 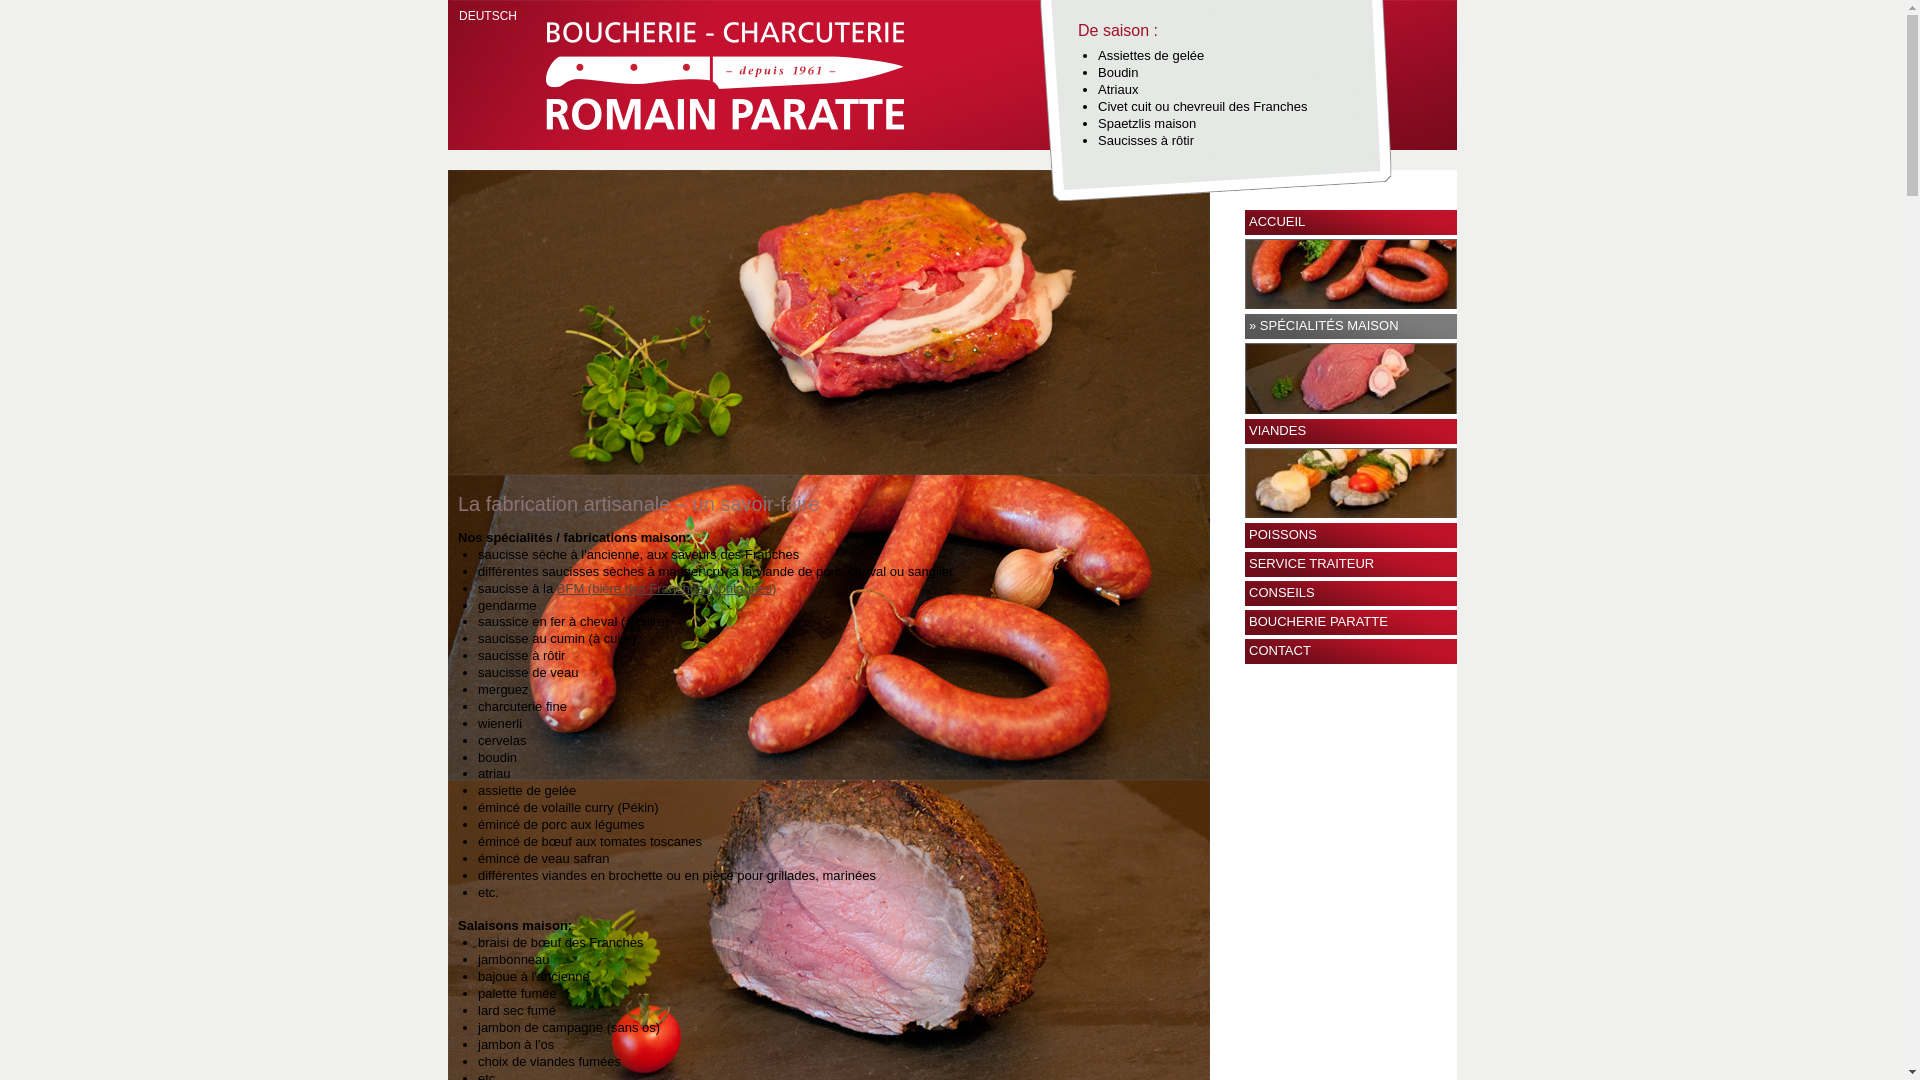 I want to click on 'SERVICE TRAITEUR', so click(x=1350, y=564).